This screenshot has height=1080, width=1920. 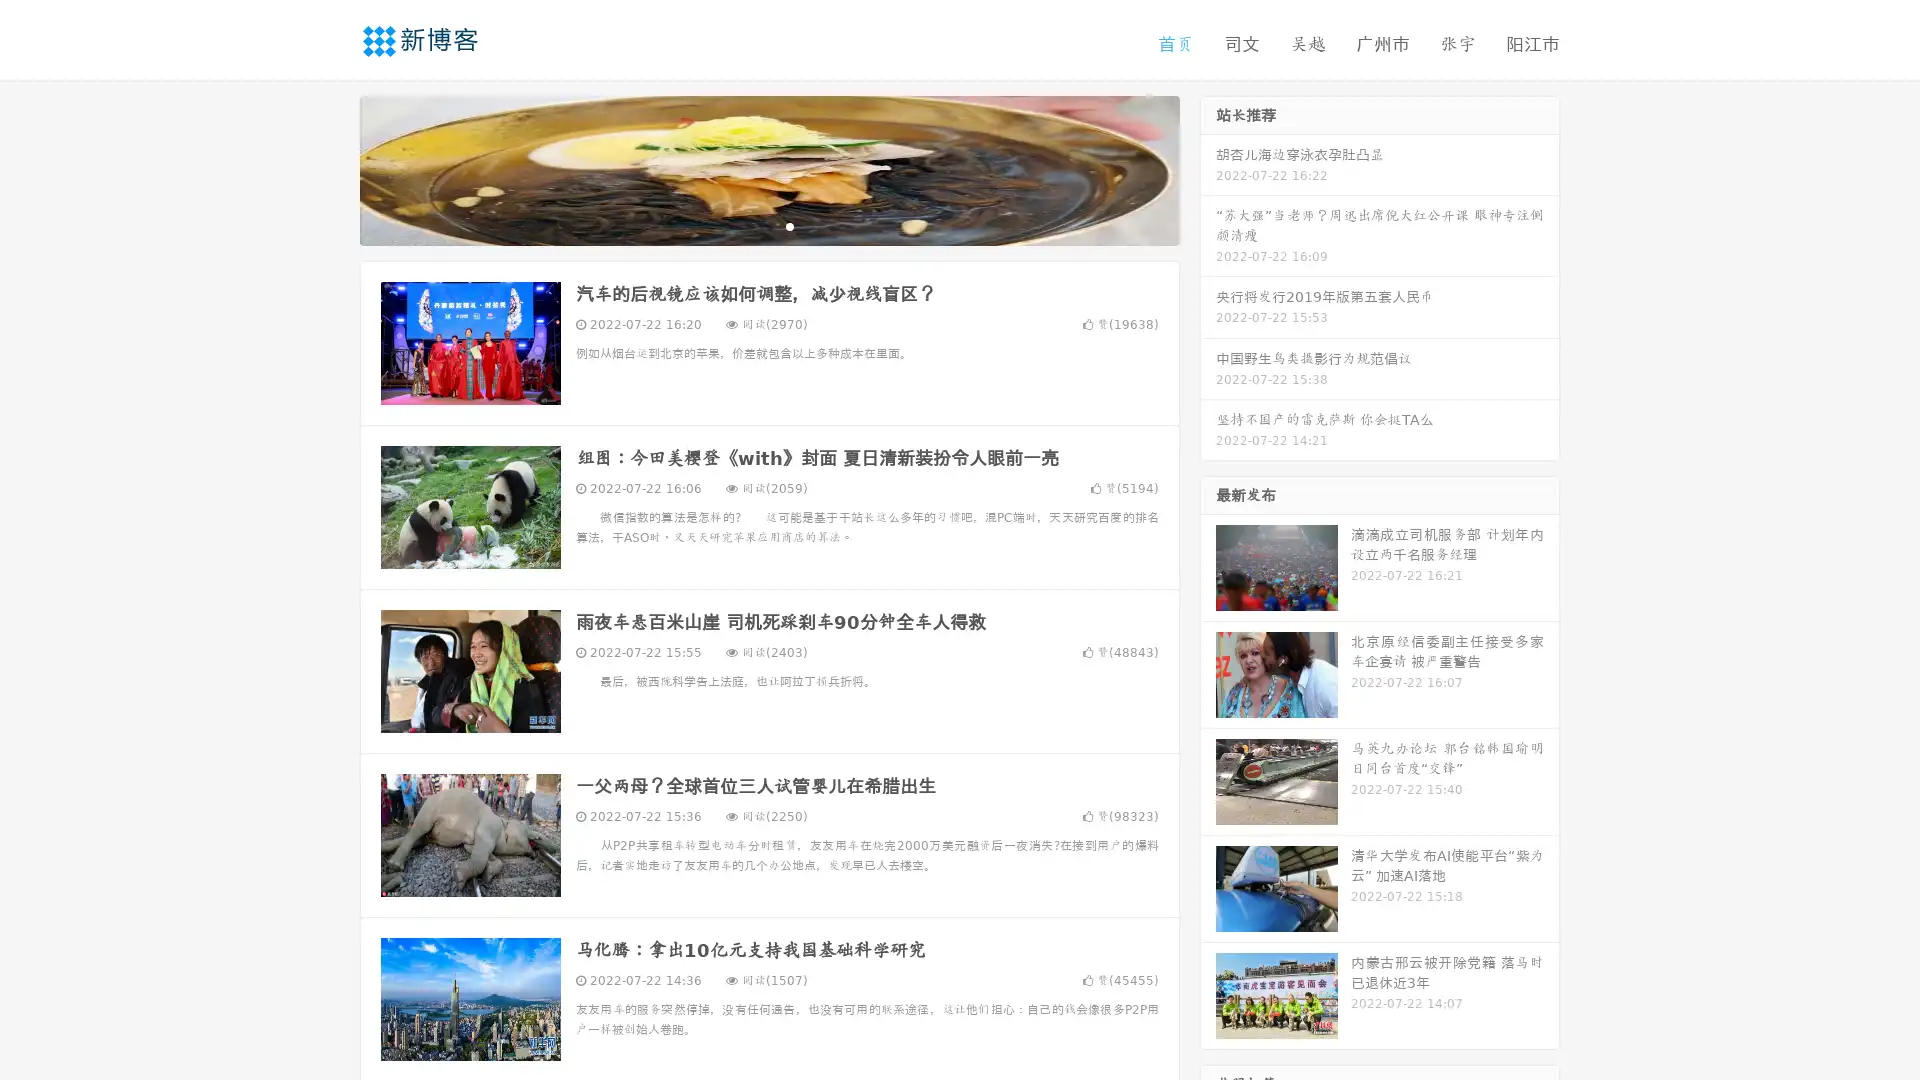 I want to click on Next slide, so click(x=1208, y=168).